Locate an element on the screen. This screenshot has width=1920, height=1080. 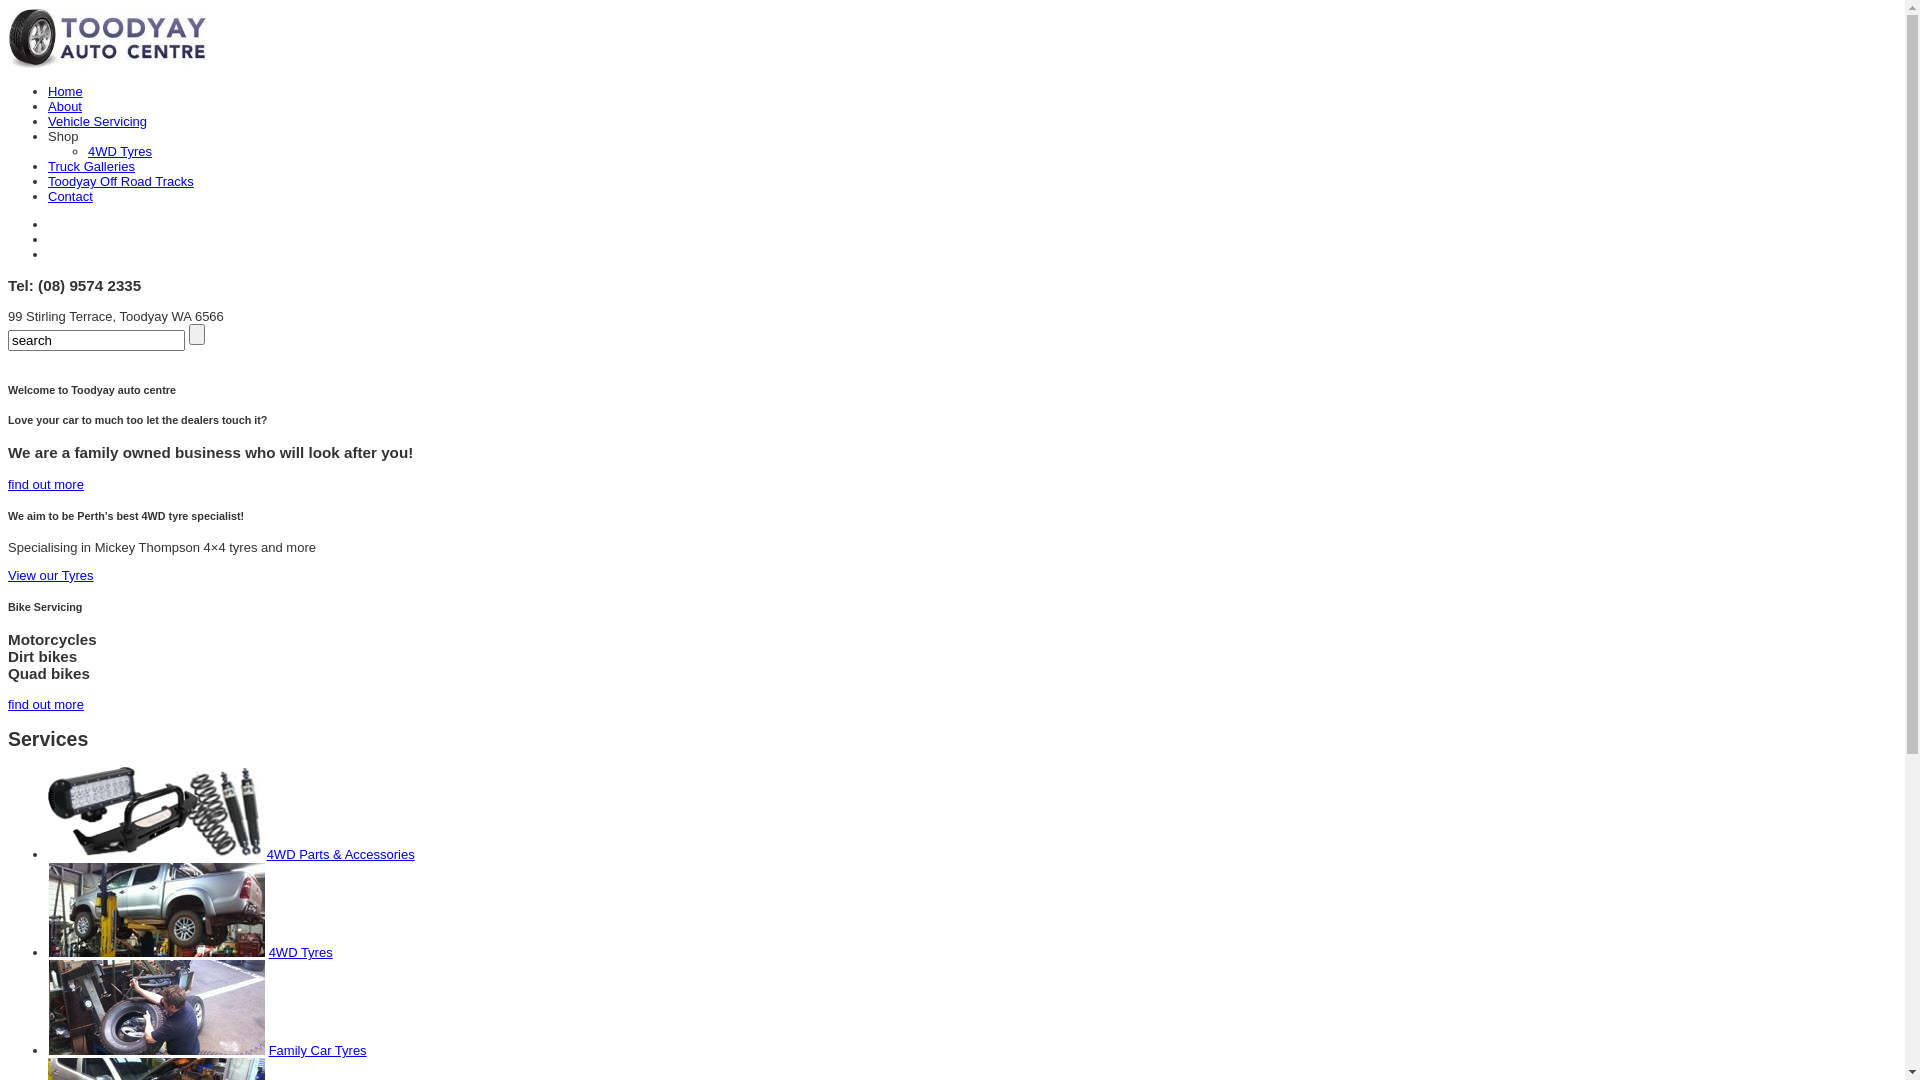
'4WD Tyres' is located at coordinates (300, 951).